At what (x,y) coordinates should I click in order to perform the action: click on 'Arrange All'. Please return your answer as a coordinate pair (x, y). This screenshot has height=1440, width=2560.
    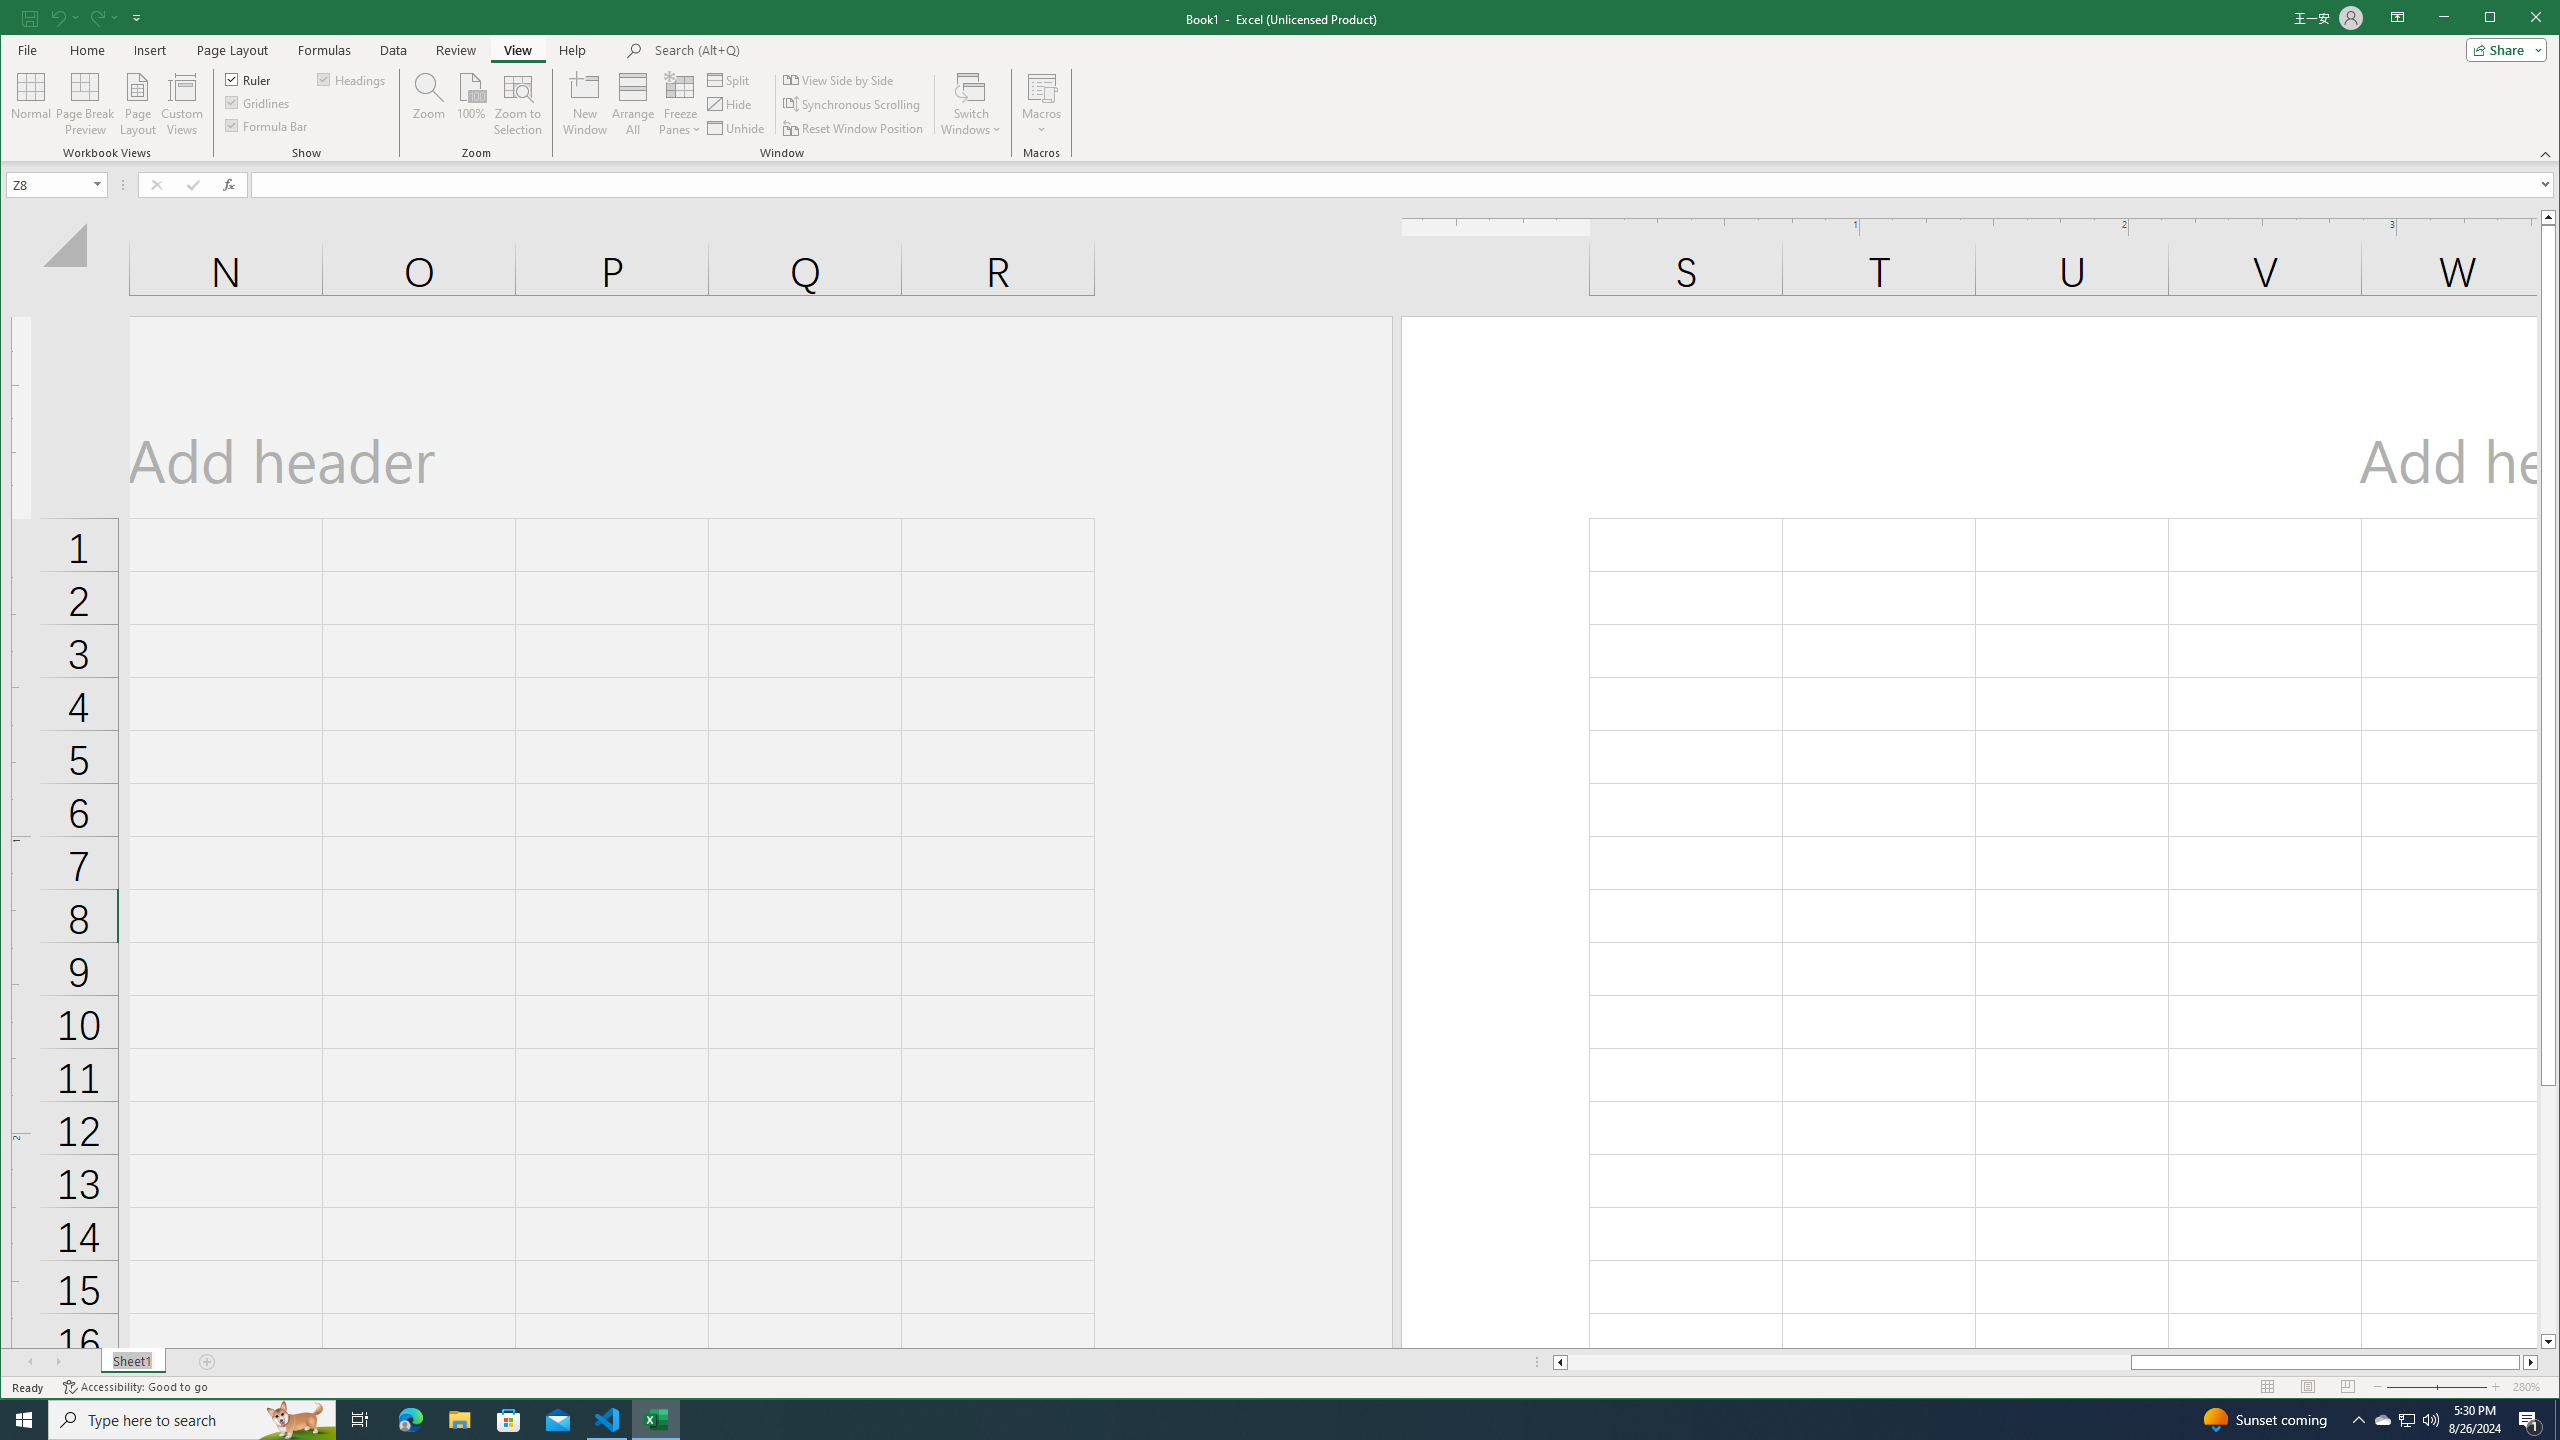
    Looking at the image, I should click on (632, 103).